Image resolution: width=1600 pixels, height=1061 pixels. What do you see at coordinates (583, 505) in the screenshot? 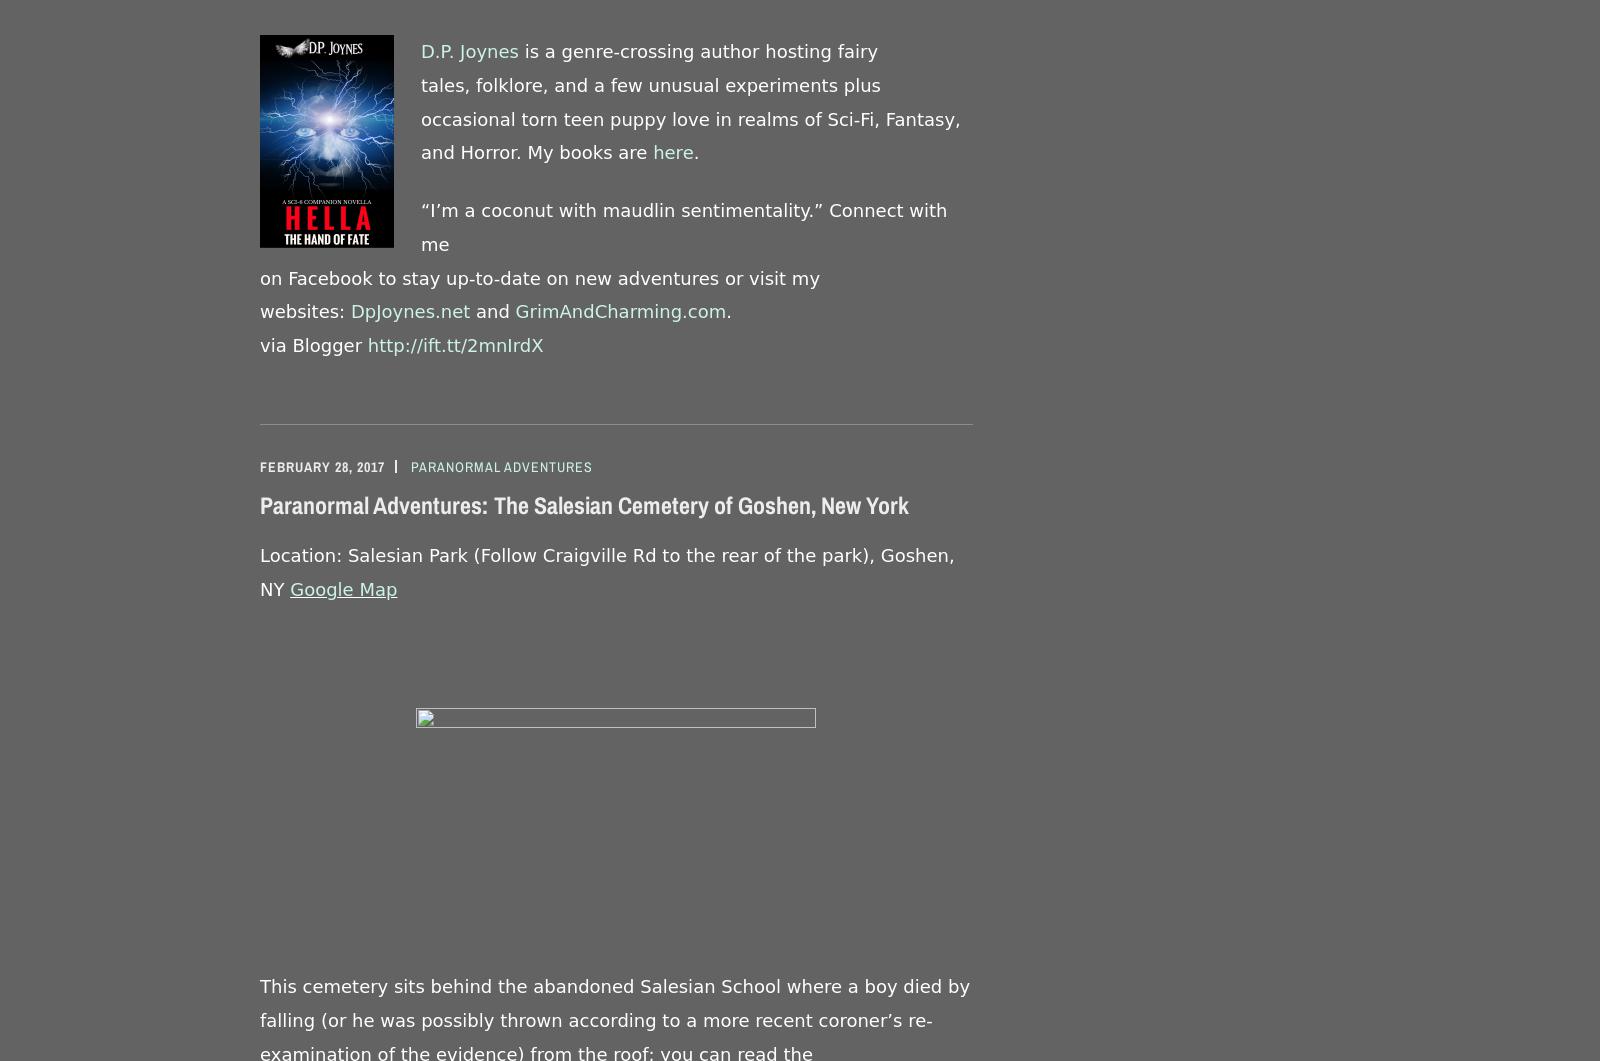
I see `'Paranormal Adventures: The Salesian Cemetery of Goshen, New York'` at bounding box center [583, 505].